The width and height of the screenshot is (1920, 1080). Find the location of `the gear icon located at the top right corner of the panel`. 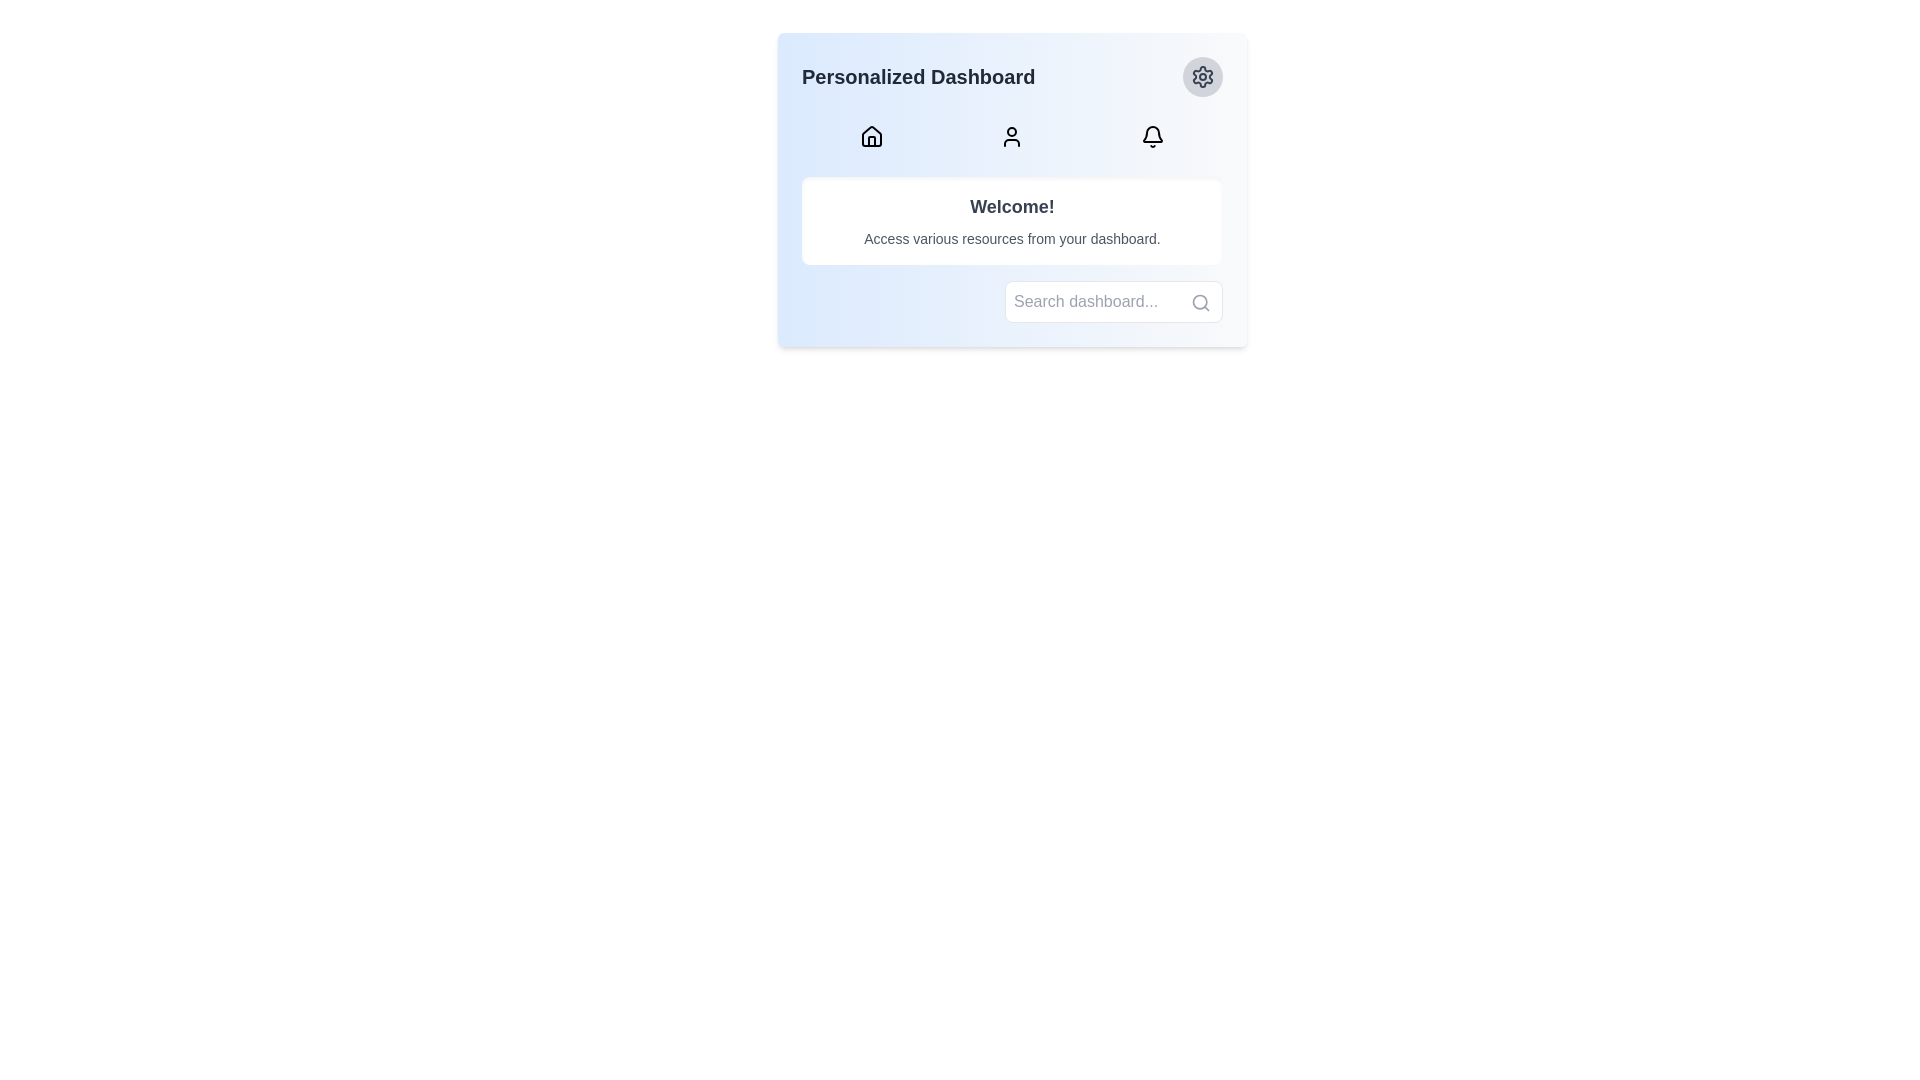

the gear icon located at the top right corner of the panel is located at coordinates (1202, 76).